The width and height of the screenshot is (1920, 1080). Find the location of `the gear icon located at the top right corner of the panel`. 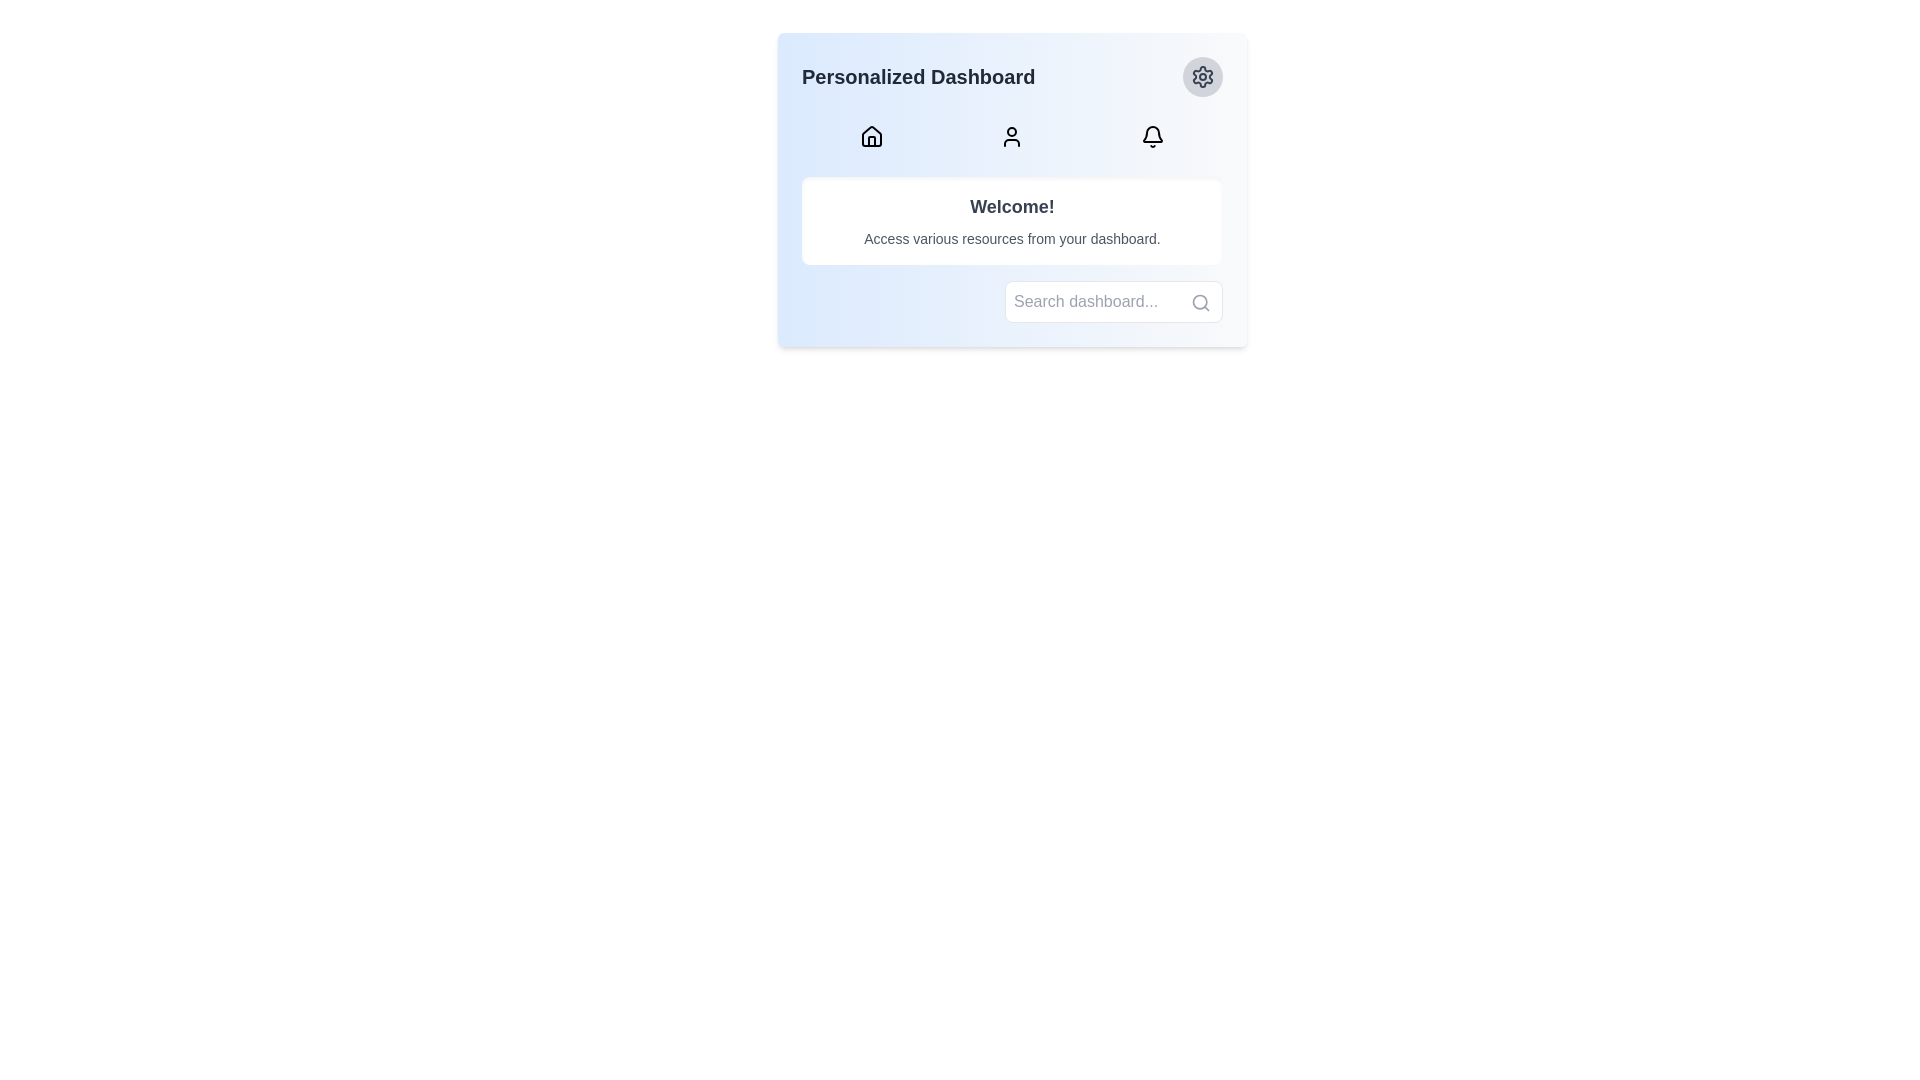

the gear icon located at the top right corner of the panel is located at coordinates (1202, 76).